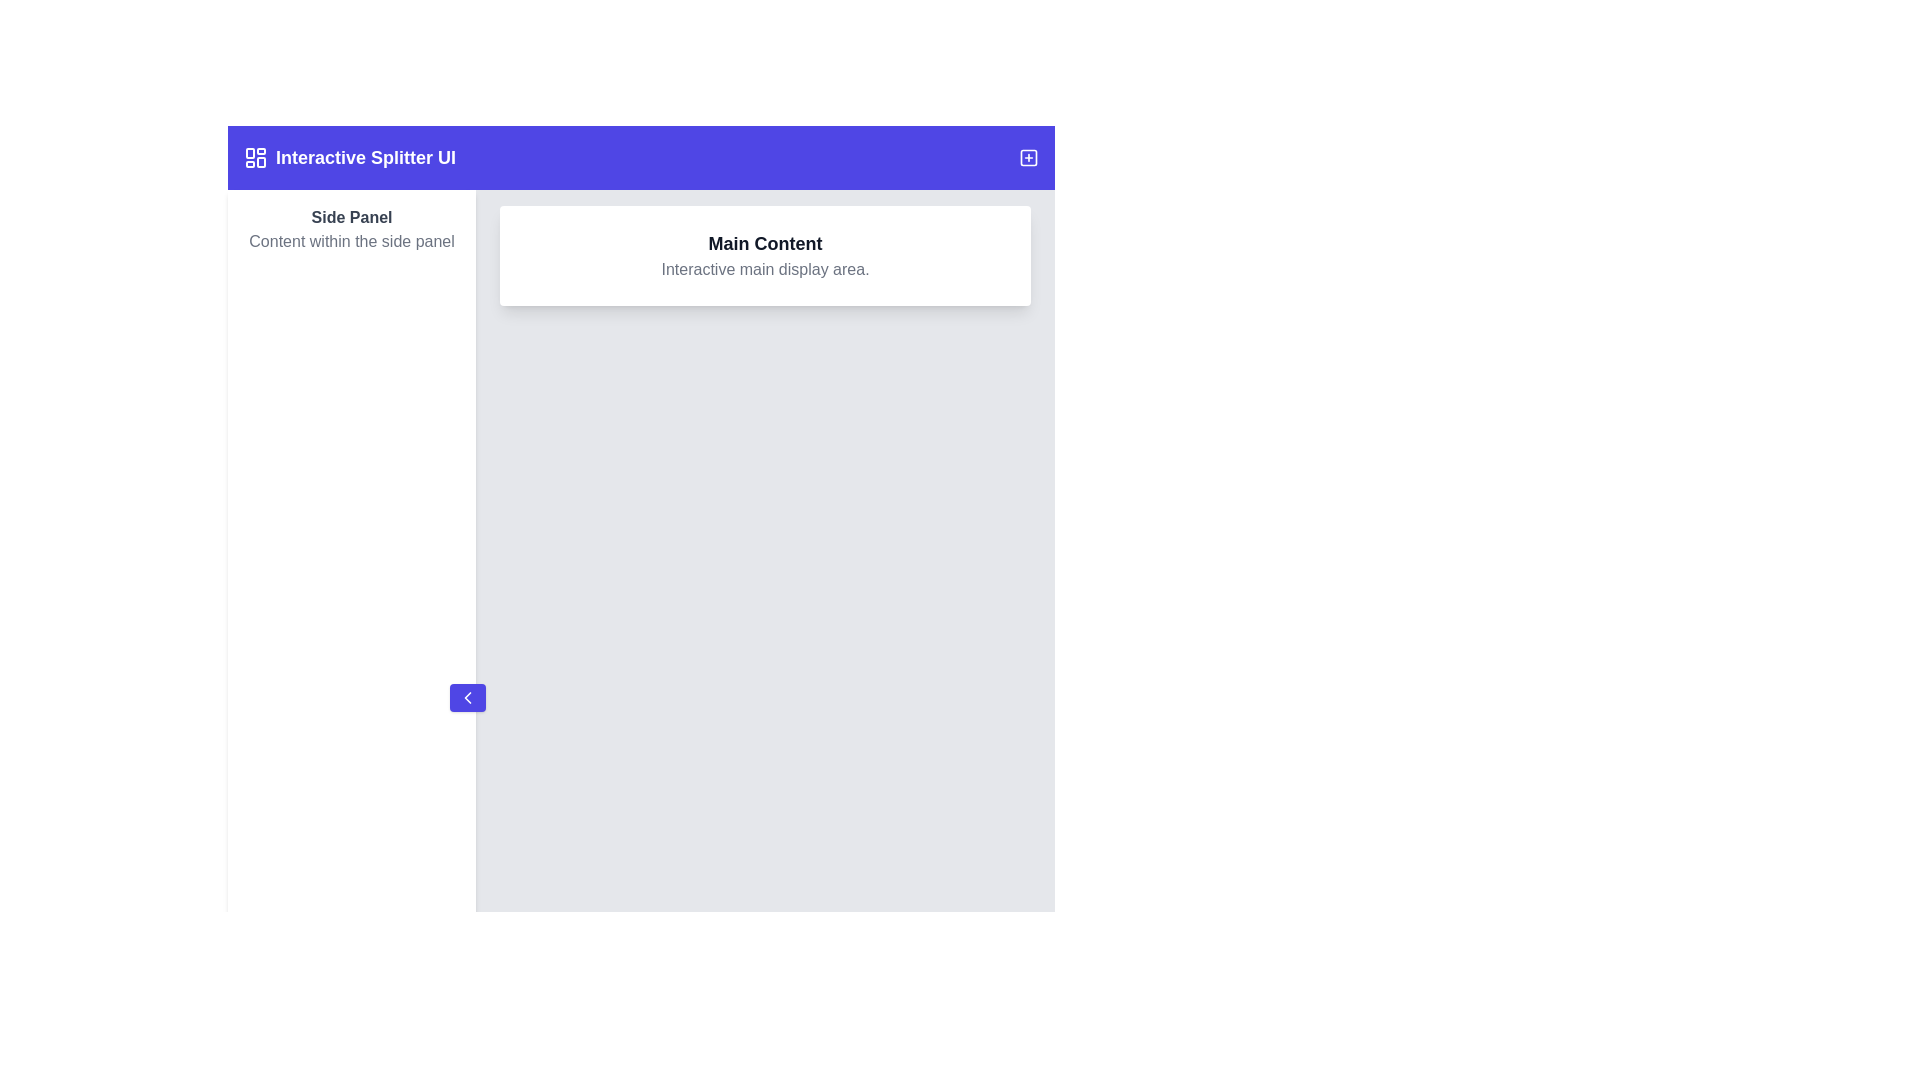 The height and width of the screenshot is (1080, 1920). Describe the element at coordinates (350, 157) in the screenshot. I see `the text label reading 'Interactive Splitter UI' located in the purple navigation bar at the top of the interface, adjacent to the dashboard icon` at that location.